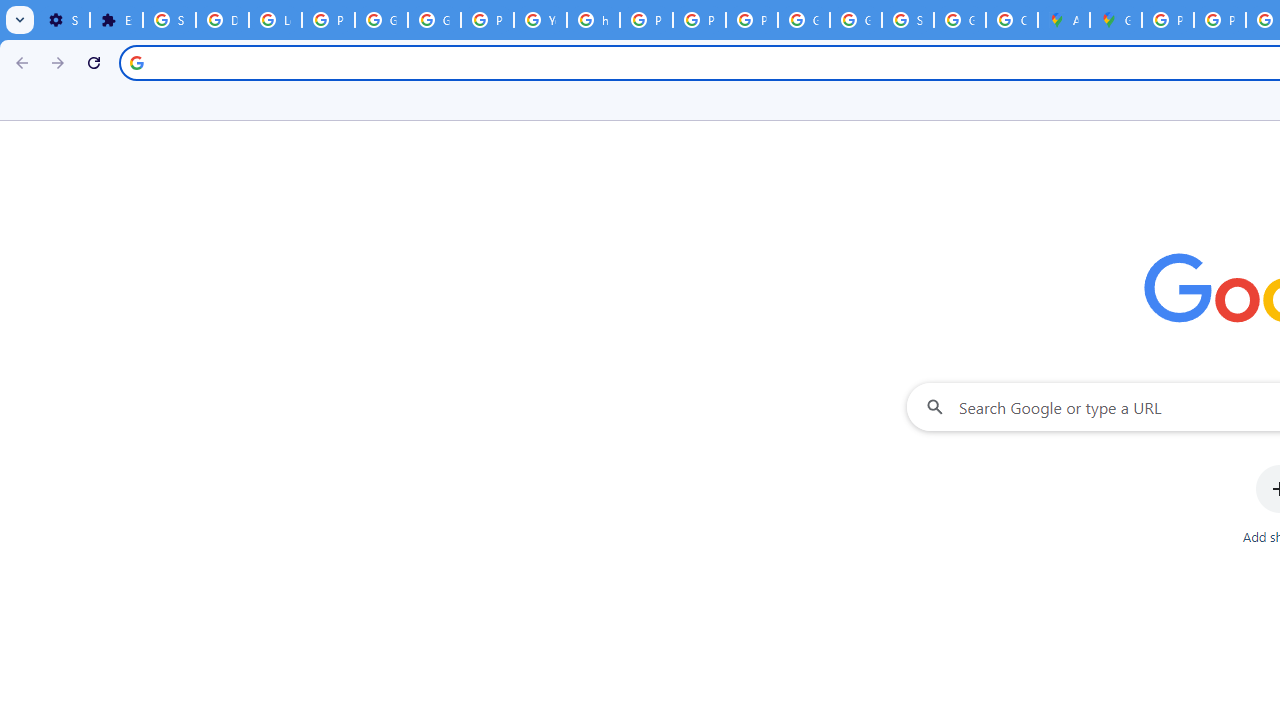  I want to click on 'Forward', so click(58, 61).